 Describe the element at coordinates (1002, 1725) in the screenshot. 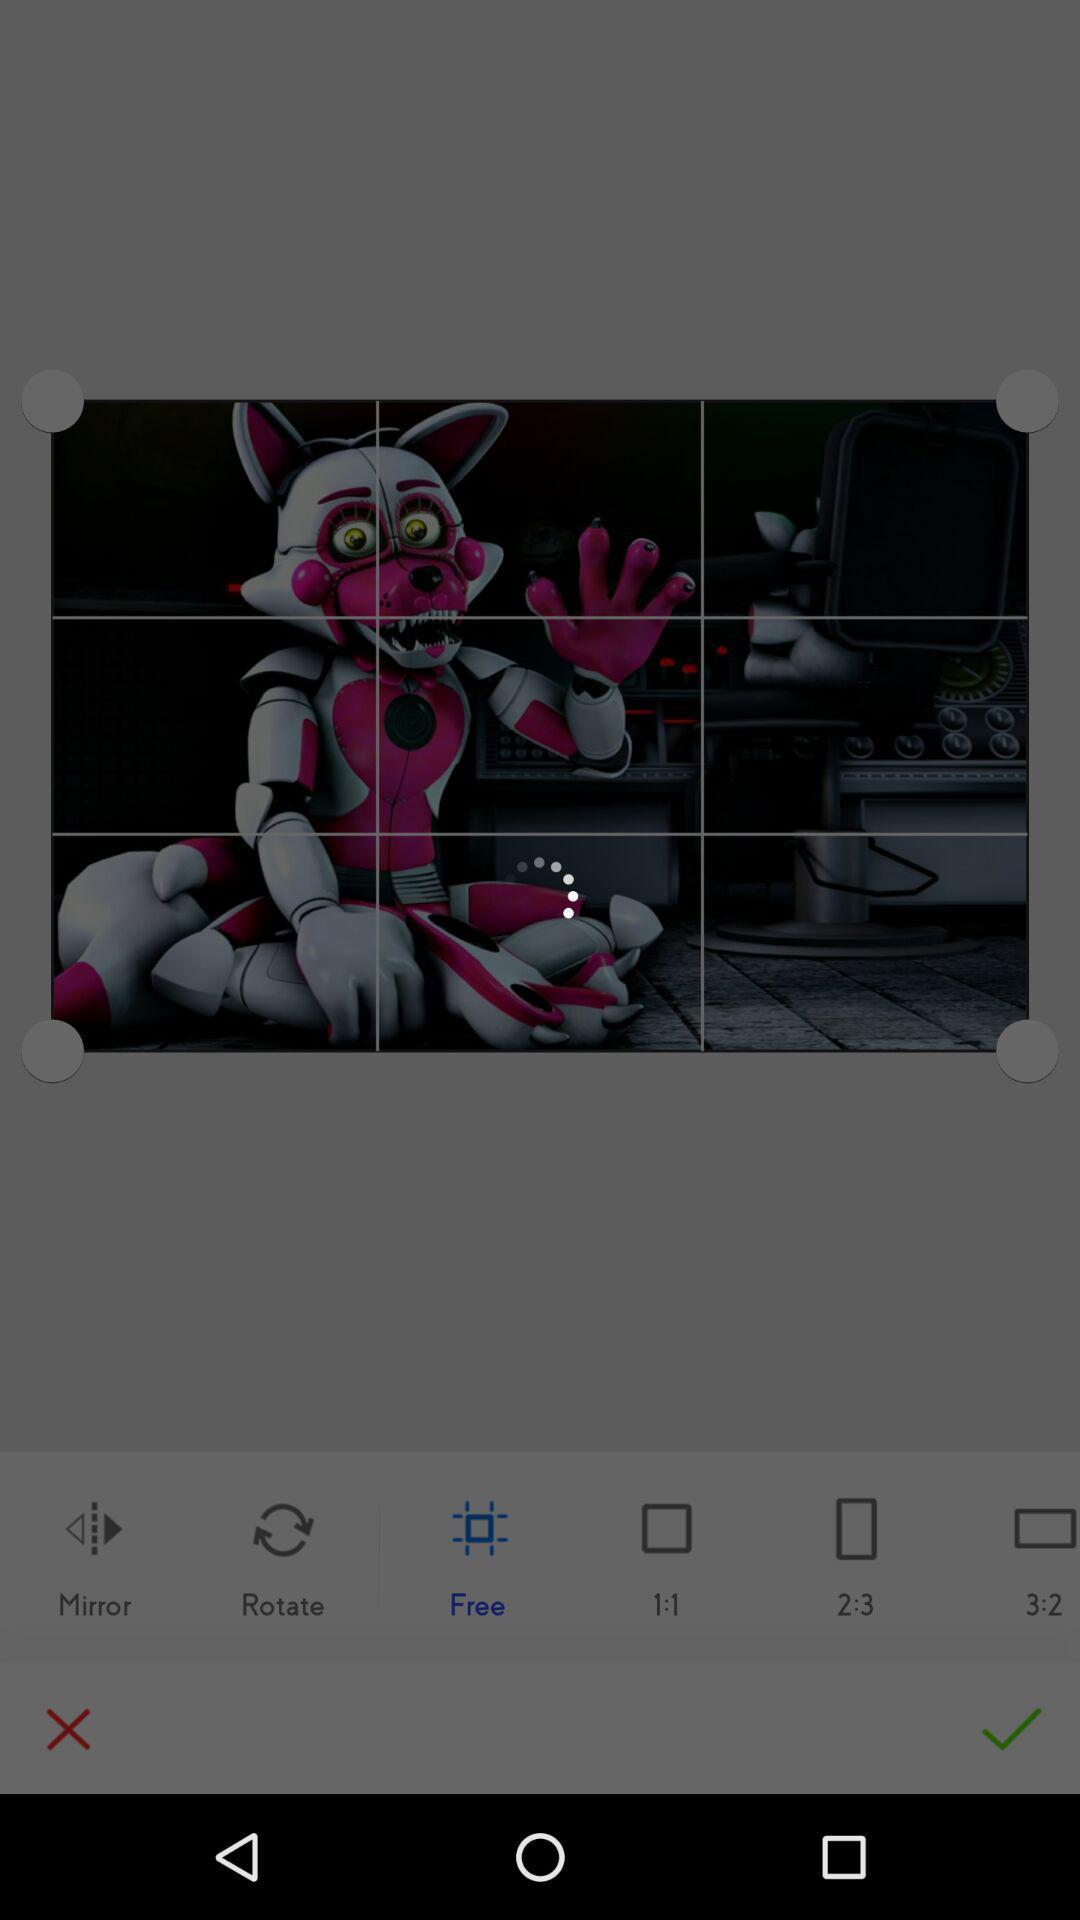

I see `the tick icon which is at the bottom` at that location.